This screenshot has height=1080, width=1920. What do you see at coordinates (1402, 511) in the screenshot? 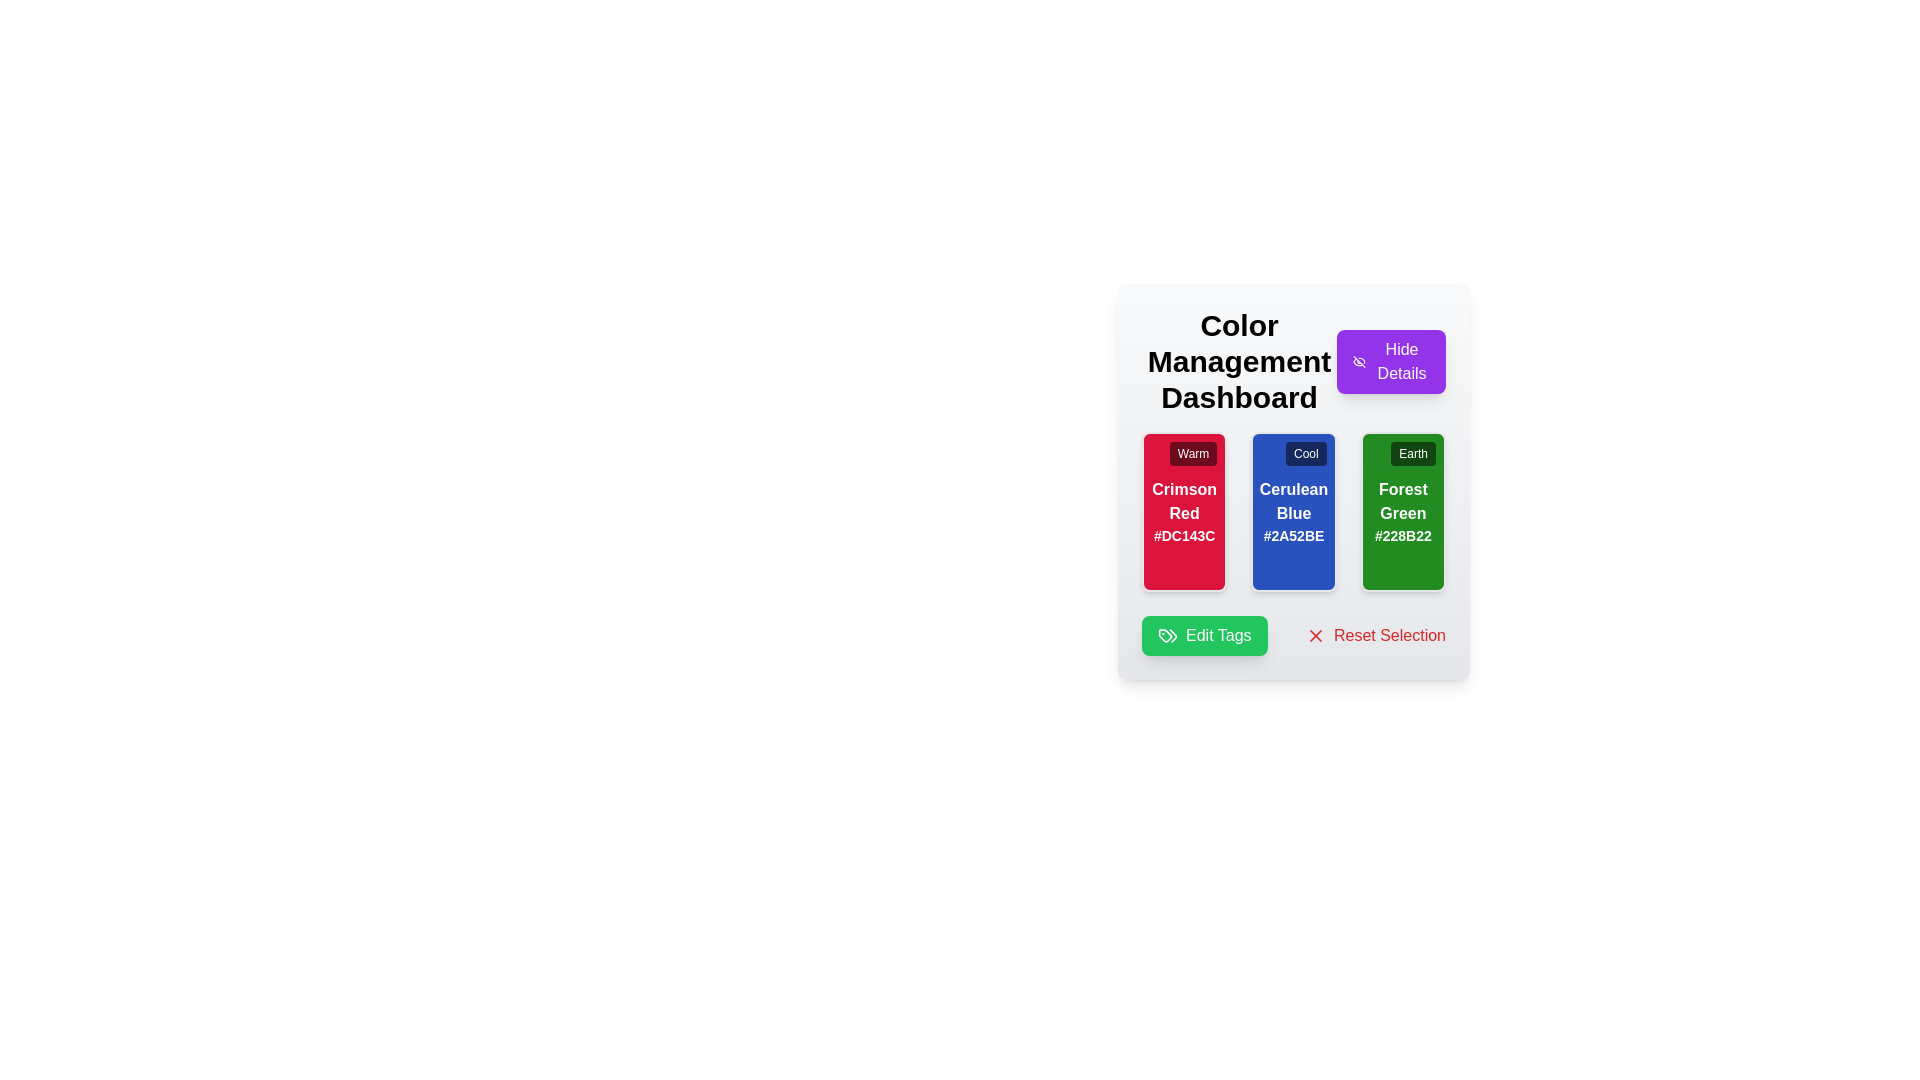
I see `A color swatch component with a green background, white border, and three textual sections including 'Earth', 'Forest Green', and '#228B22'` at bounding box center [1402, 511].